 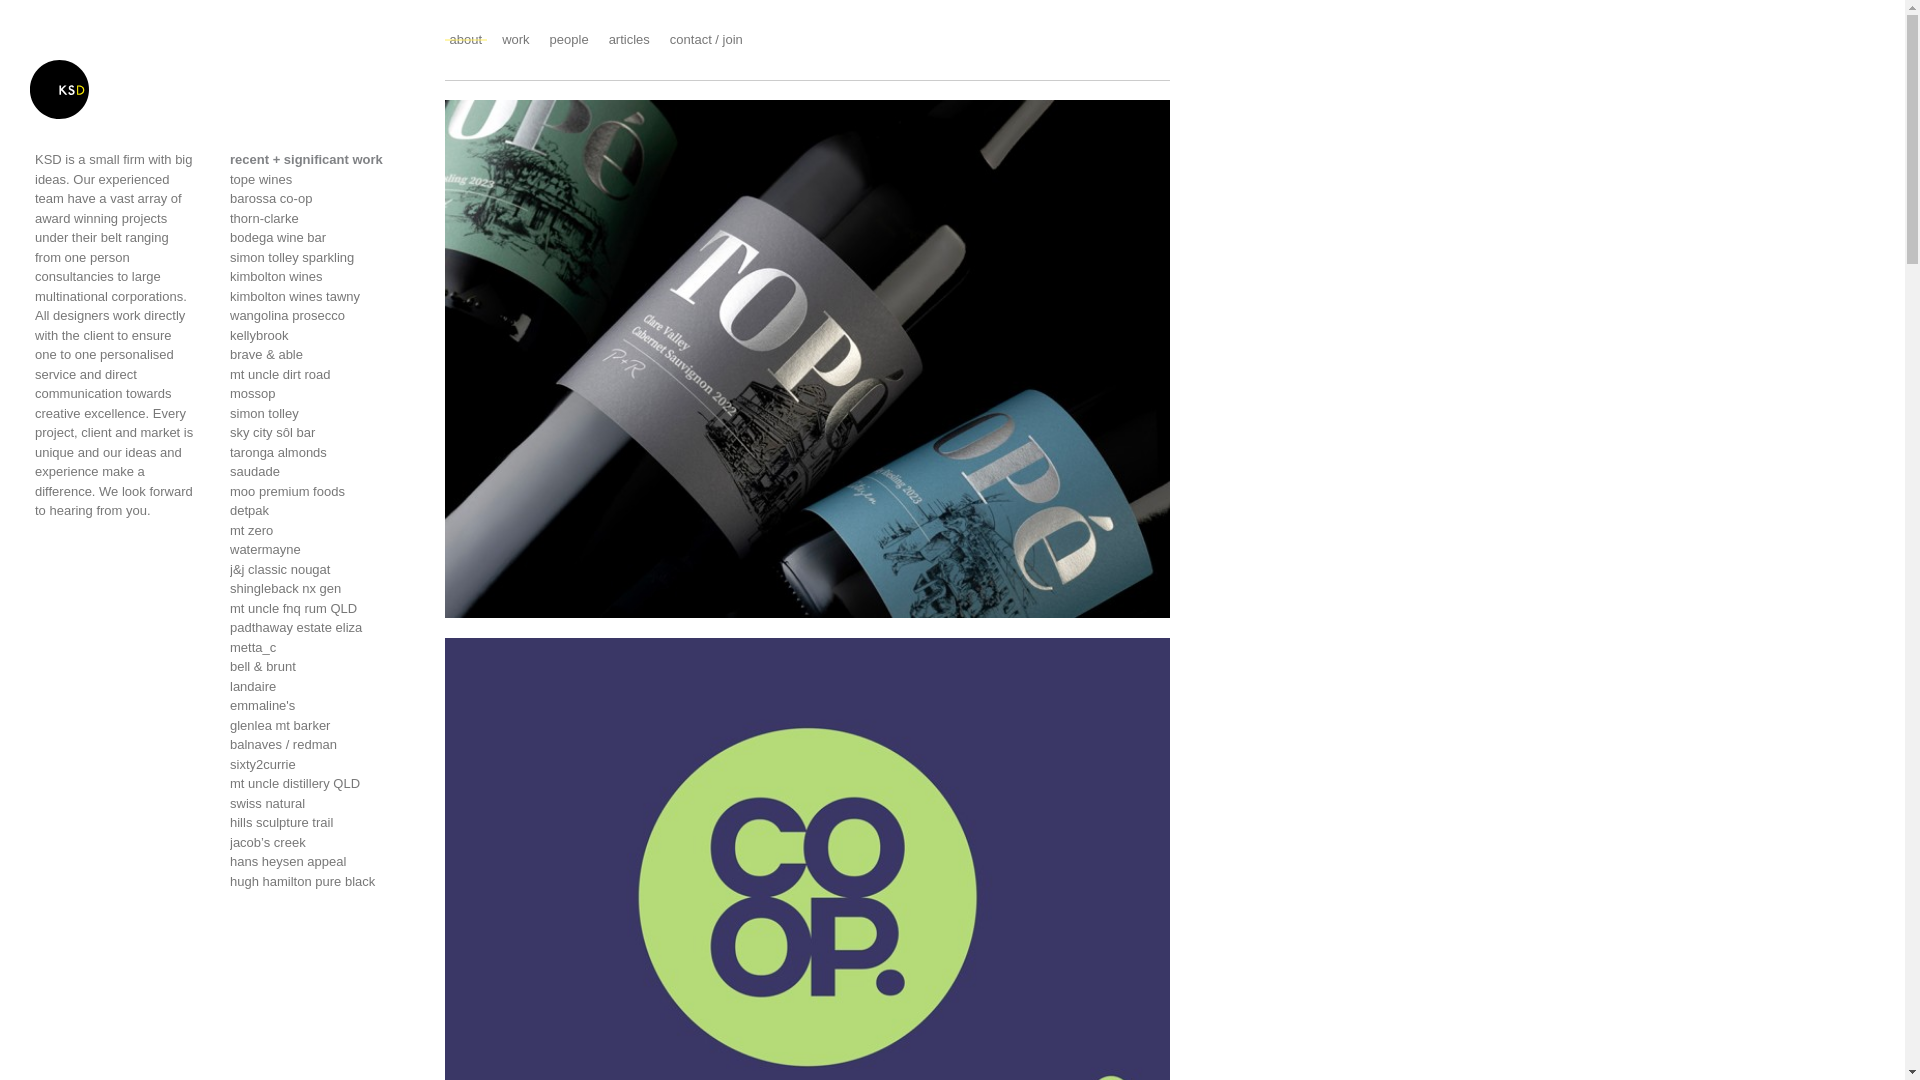 What do you see at coordinates (320, 199) in the screenshot?
I see `'barossa co-op'` at bounding box center [320, 199].